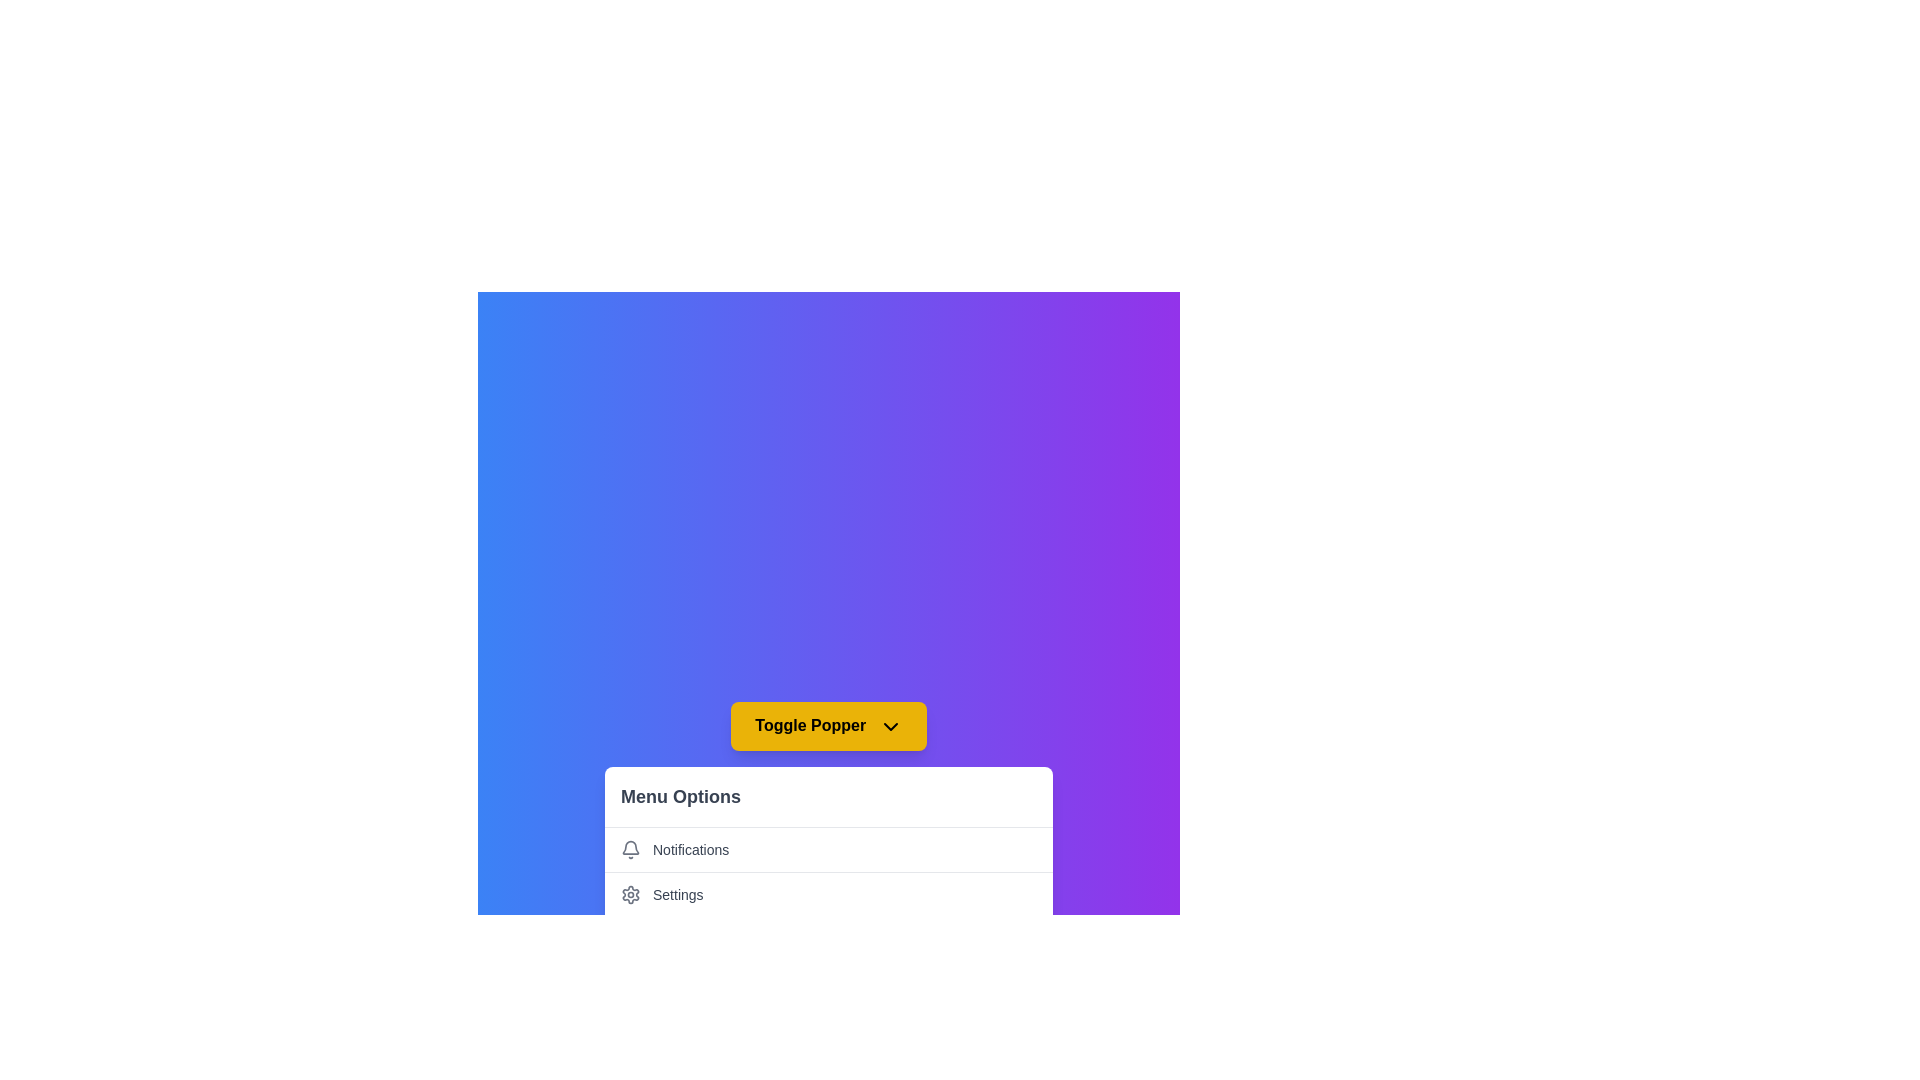  What do you see at coordinates (829, 848) in the screenshot?
I see `the first menu item for managing notifications in the system` at bounding box center [829, 848].